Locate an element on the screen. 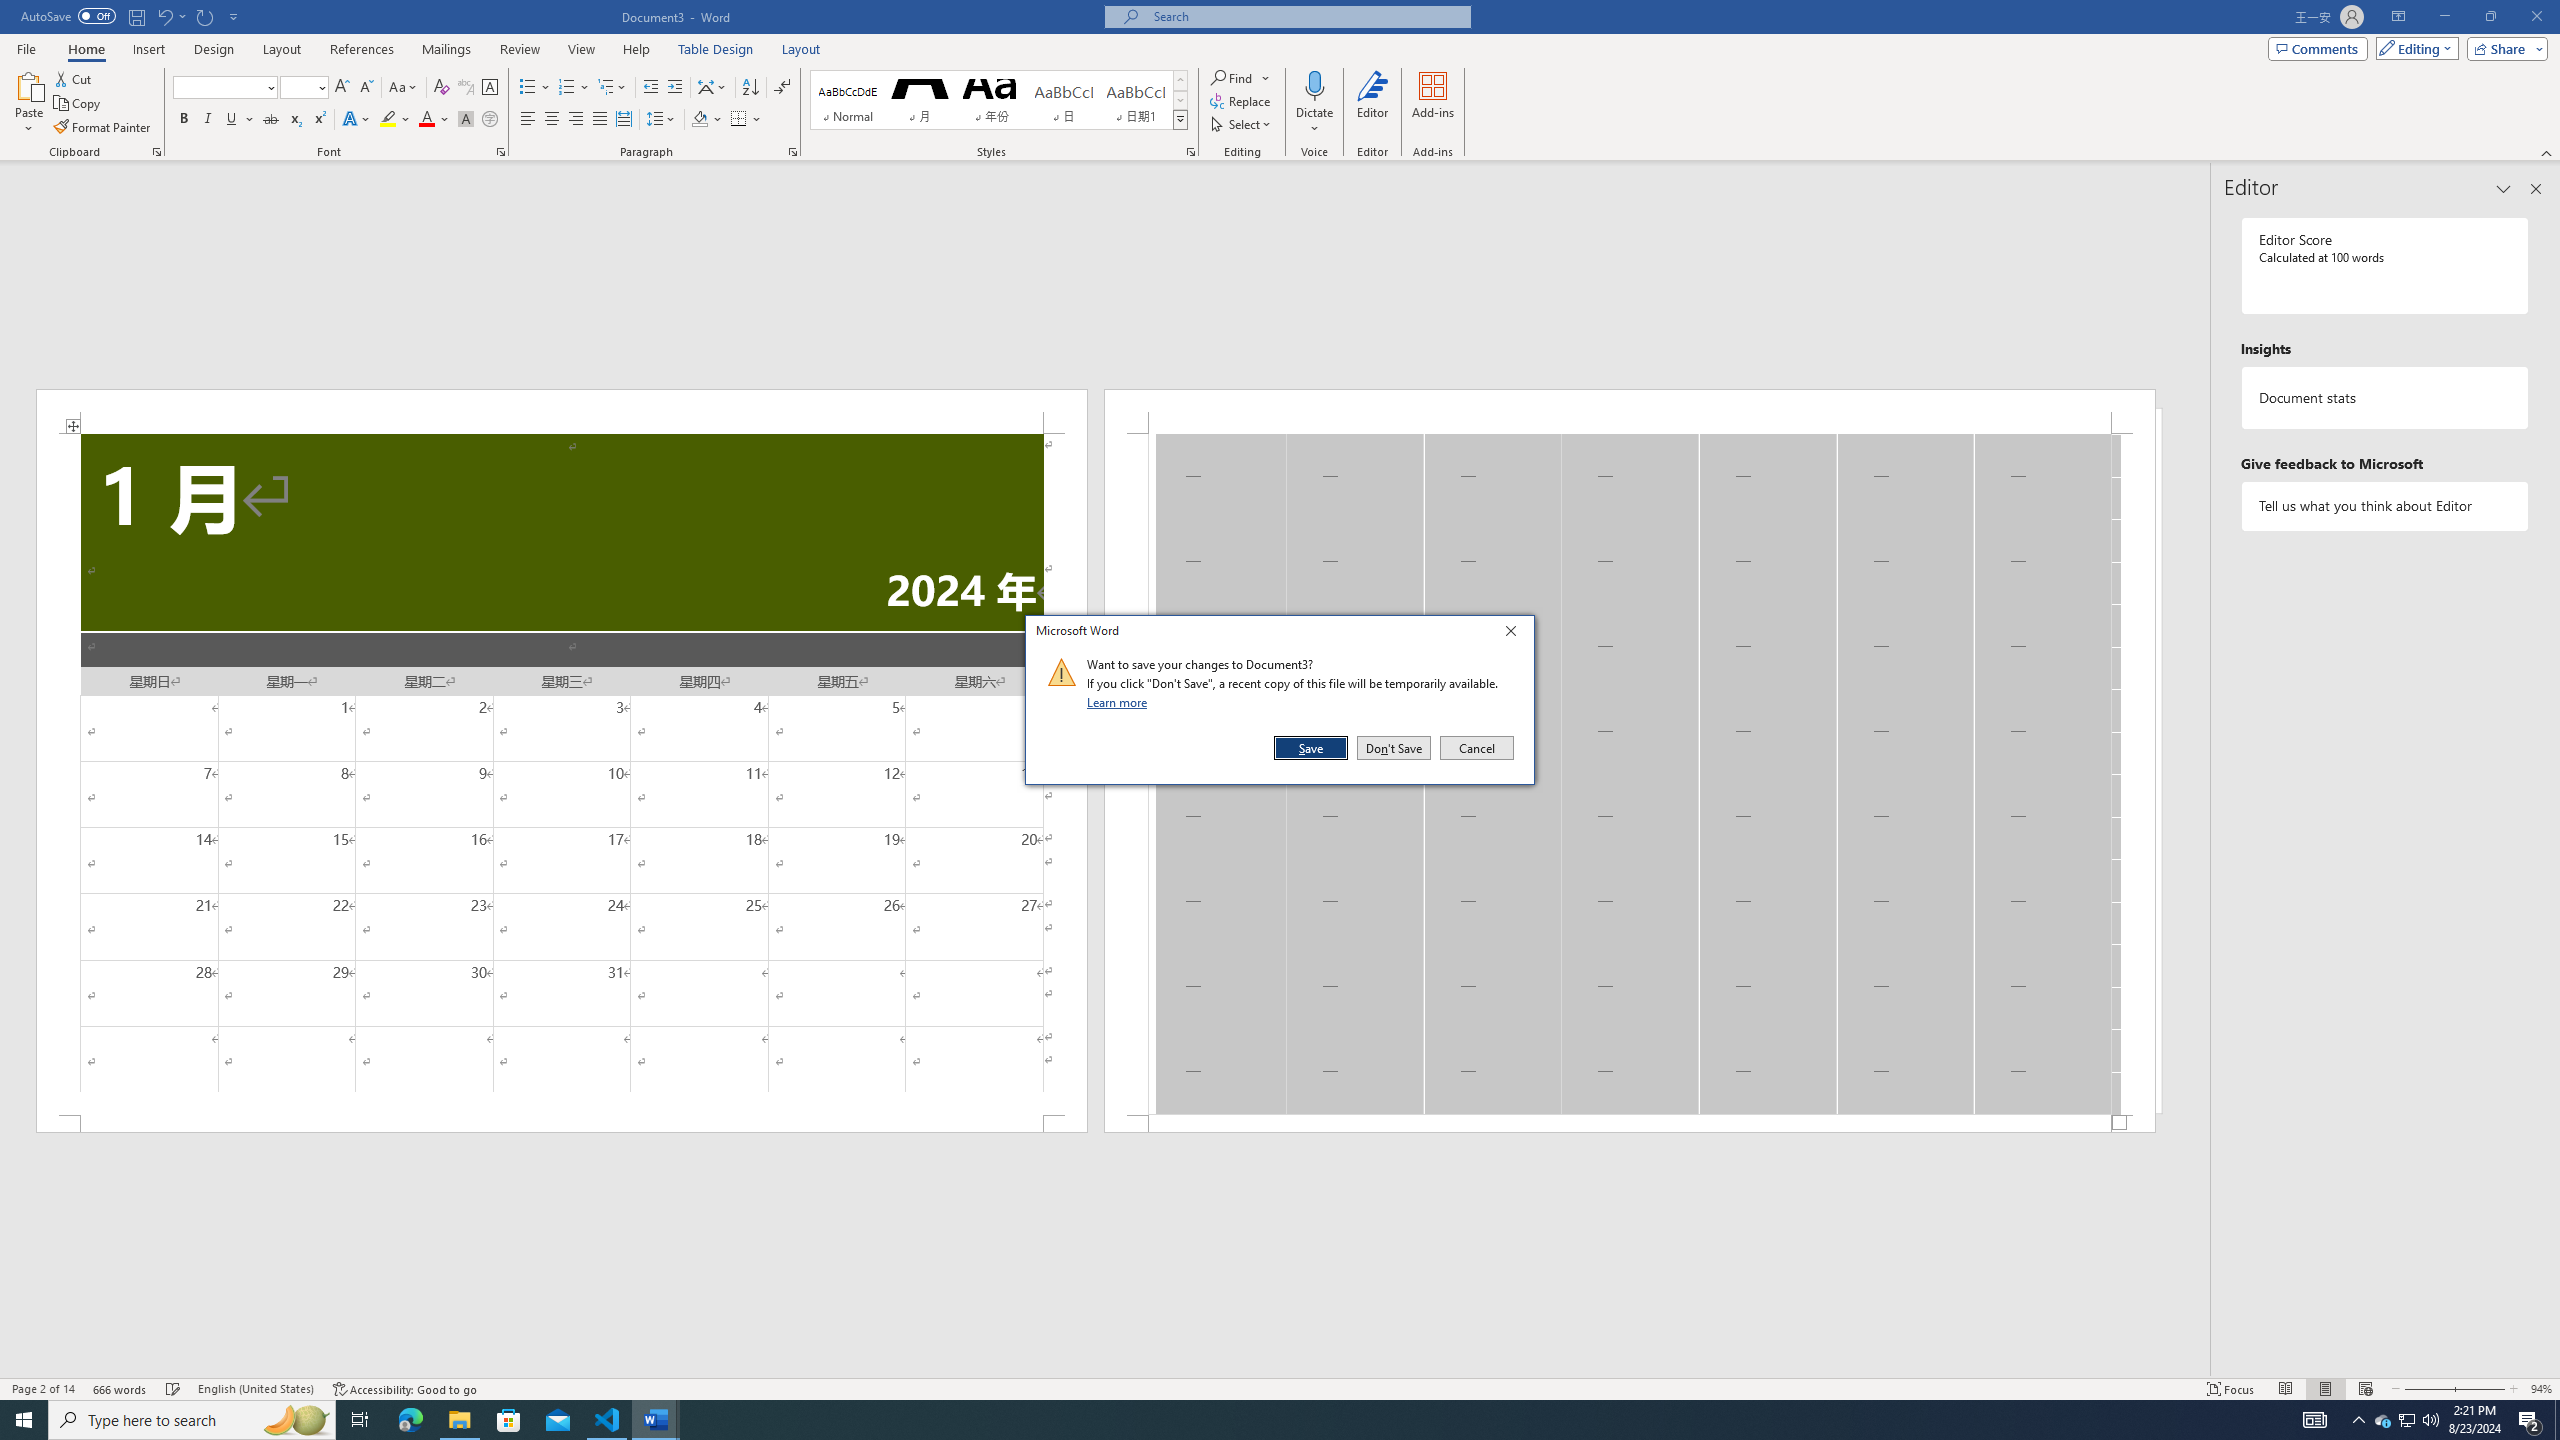  'Word - 2 running windows' is located at coordinates (656, 1418).